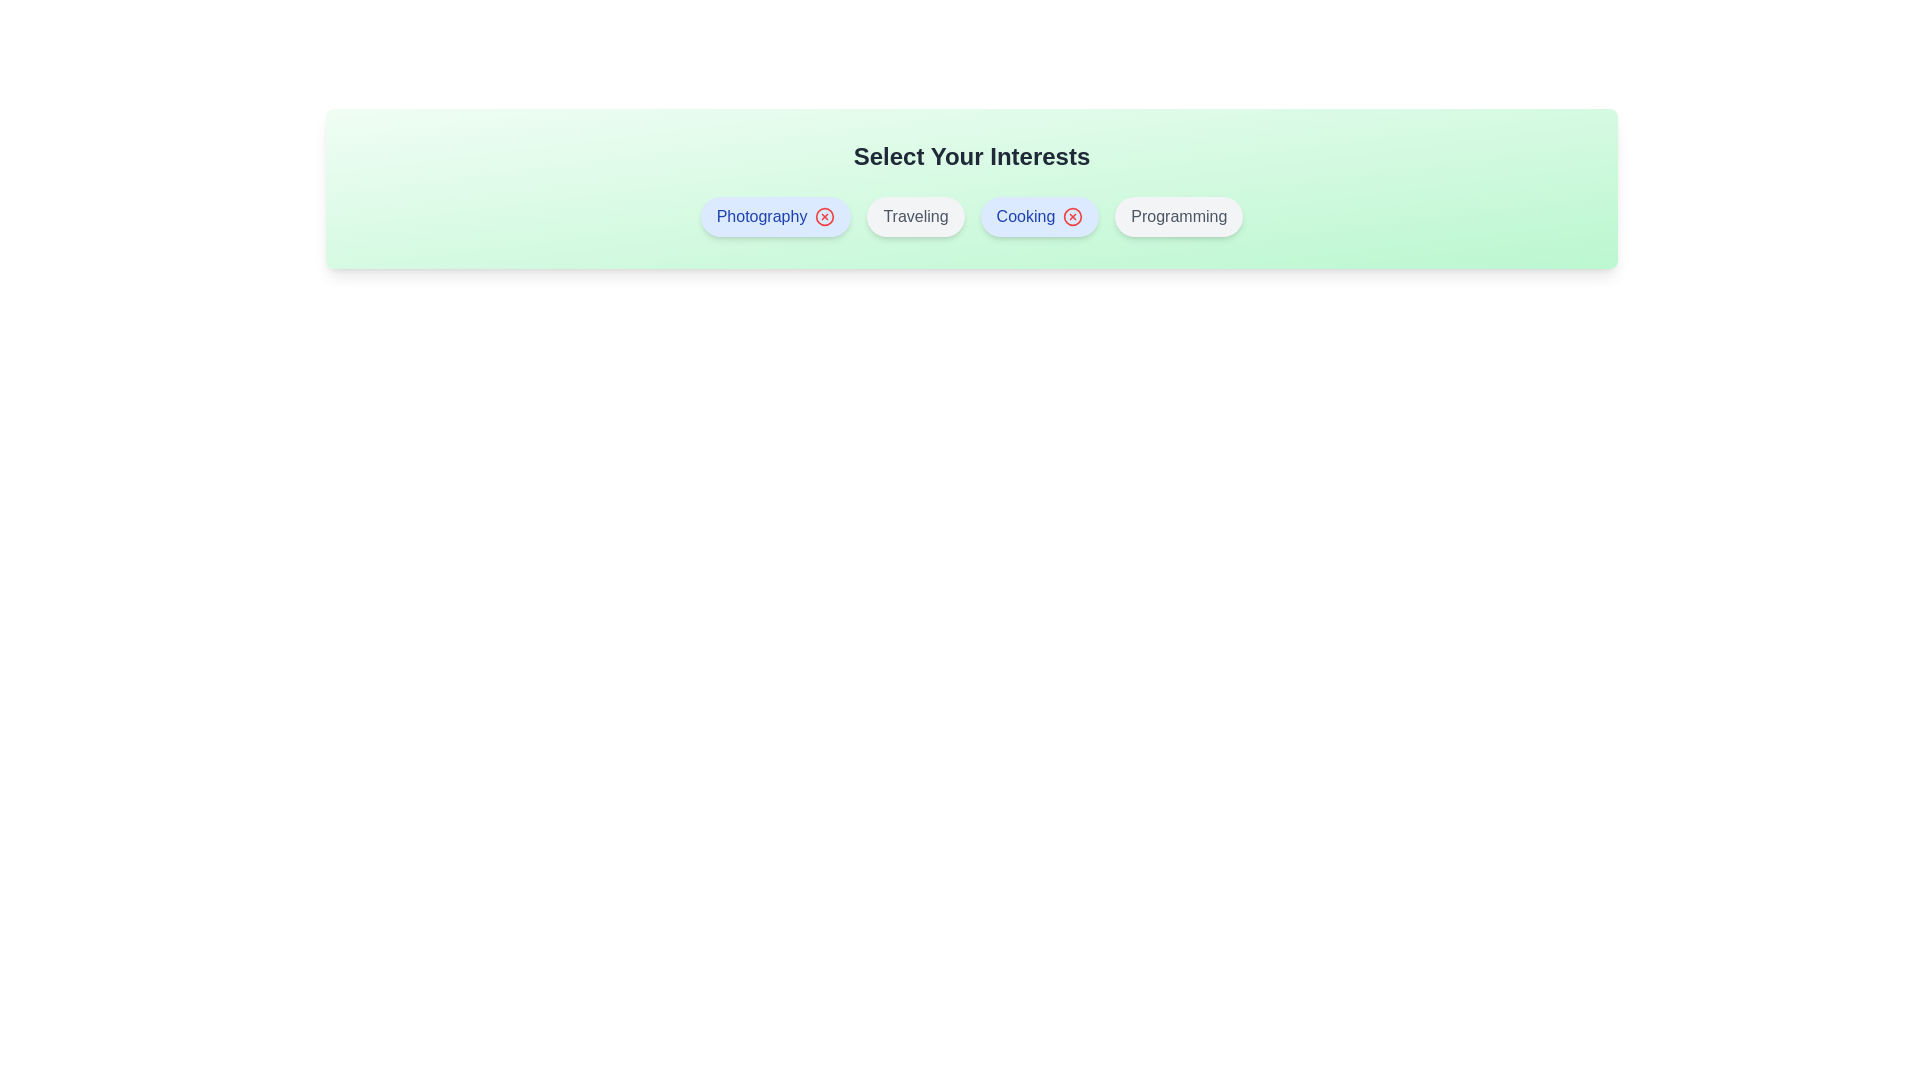  What do you see at coordinates (1040, 216) in the screenshot?
I see `the interest Cooking by clicking on its button` at bounding box center [1040, 216].